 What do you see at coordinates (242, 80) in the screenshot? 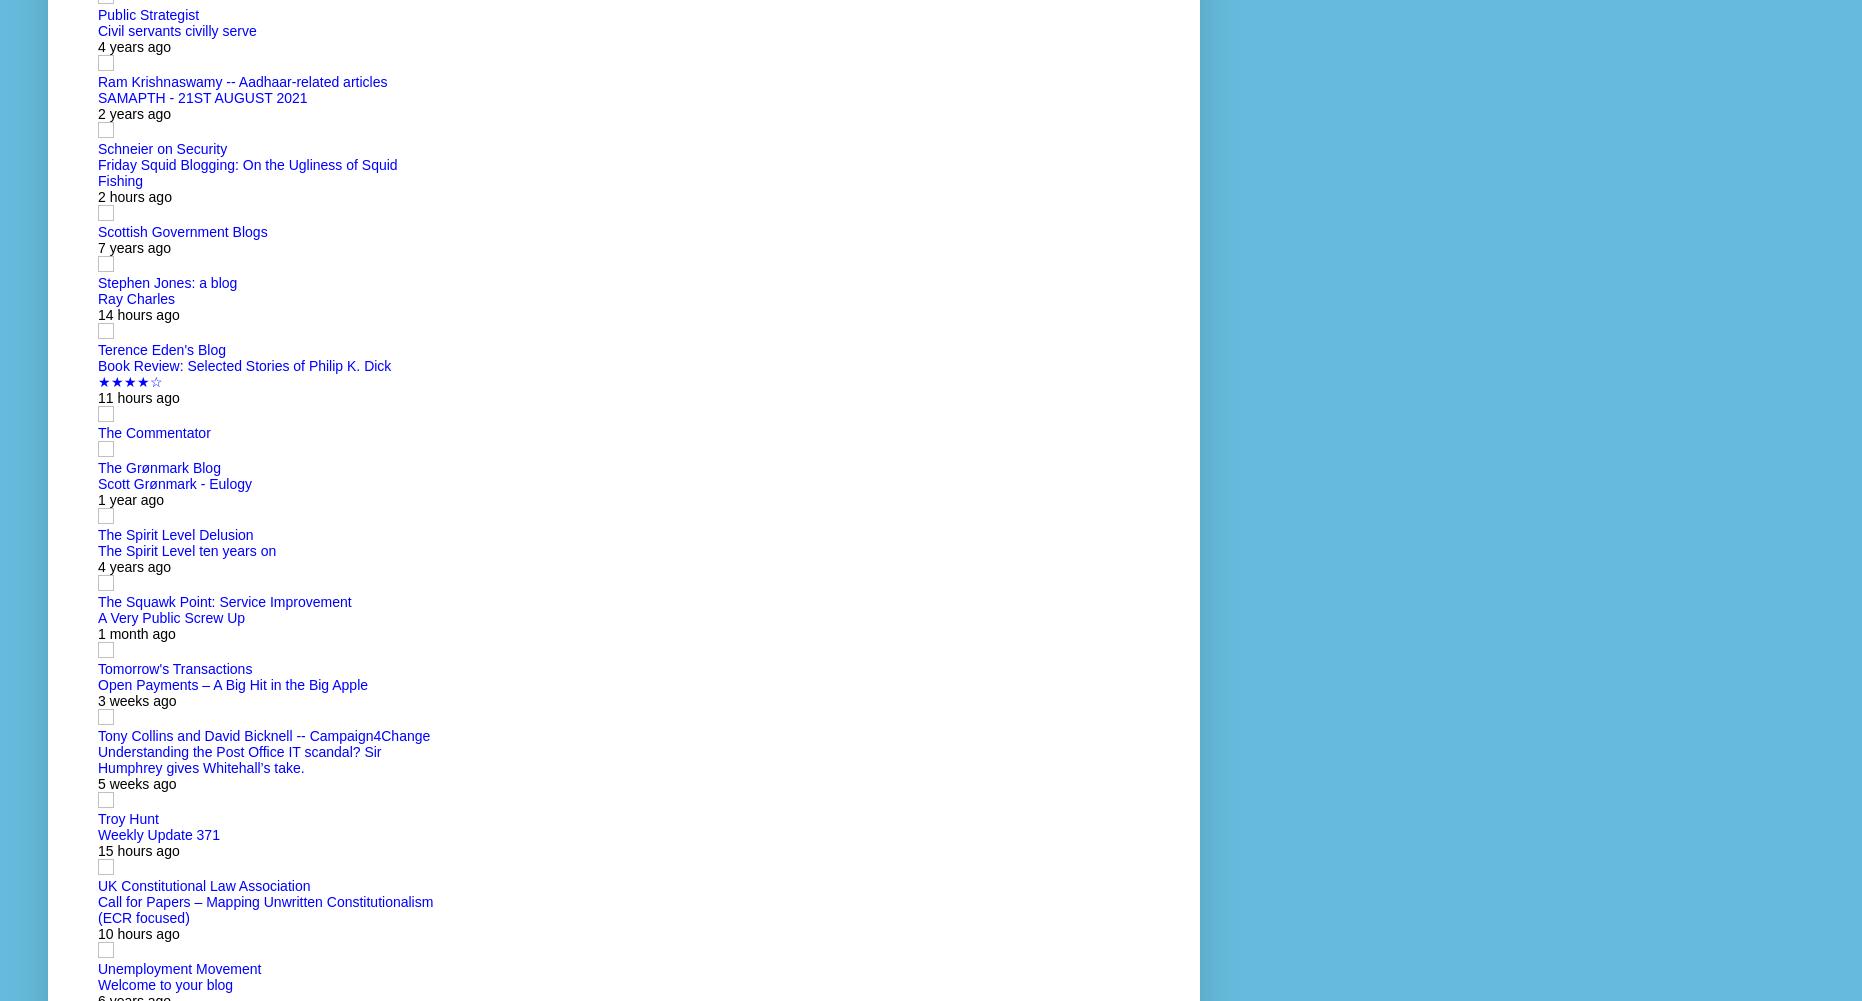
I see `'Ram Krishnaswamy -- Aadhaar-related articles'` at bounding box center [242, 80].